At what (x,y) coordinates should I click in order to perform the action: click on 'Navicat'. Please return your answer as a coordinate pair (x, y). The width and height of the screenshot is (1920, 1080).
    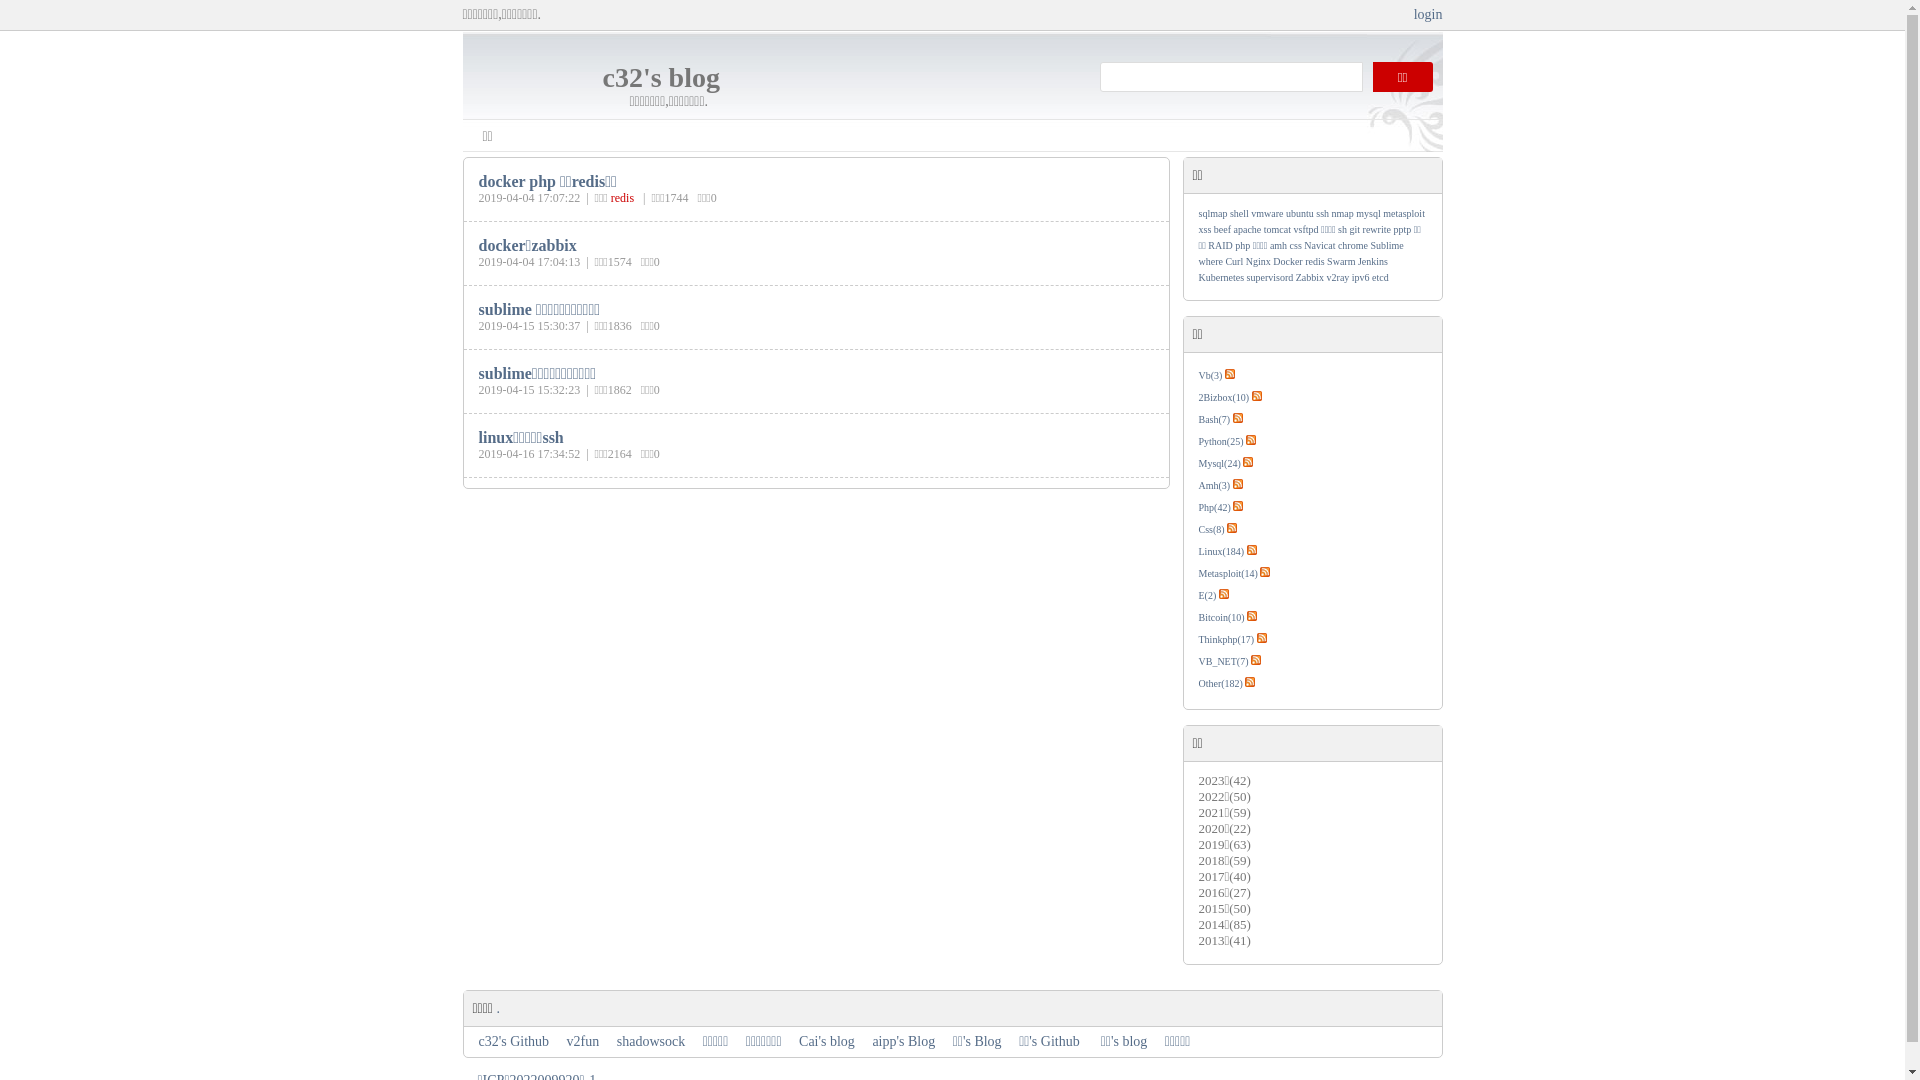
    Looking at the image, I should click on (1304, 244).